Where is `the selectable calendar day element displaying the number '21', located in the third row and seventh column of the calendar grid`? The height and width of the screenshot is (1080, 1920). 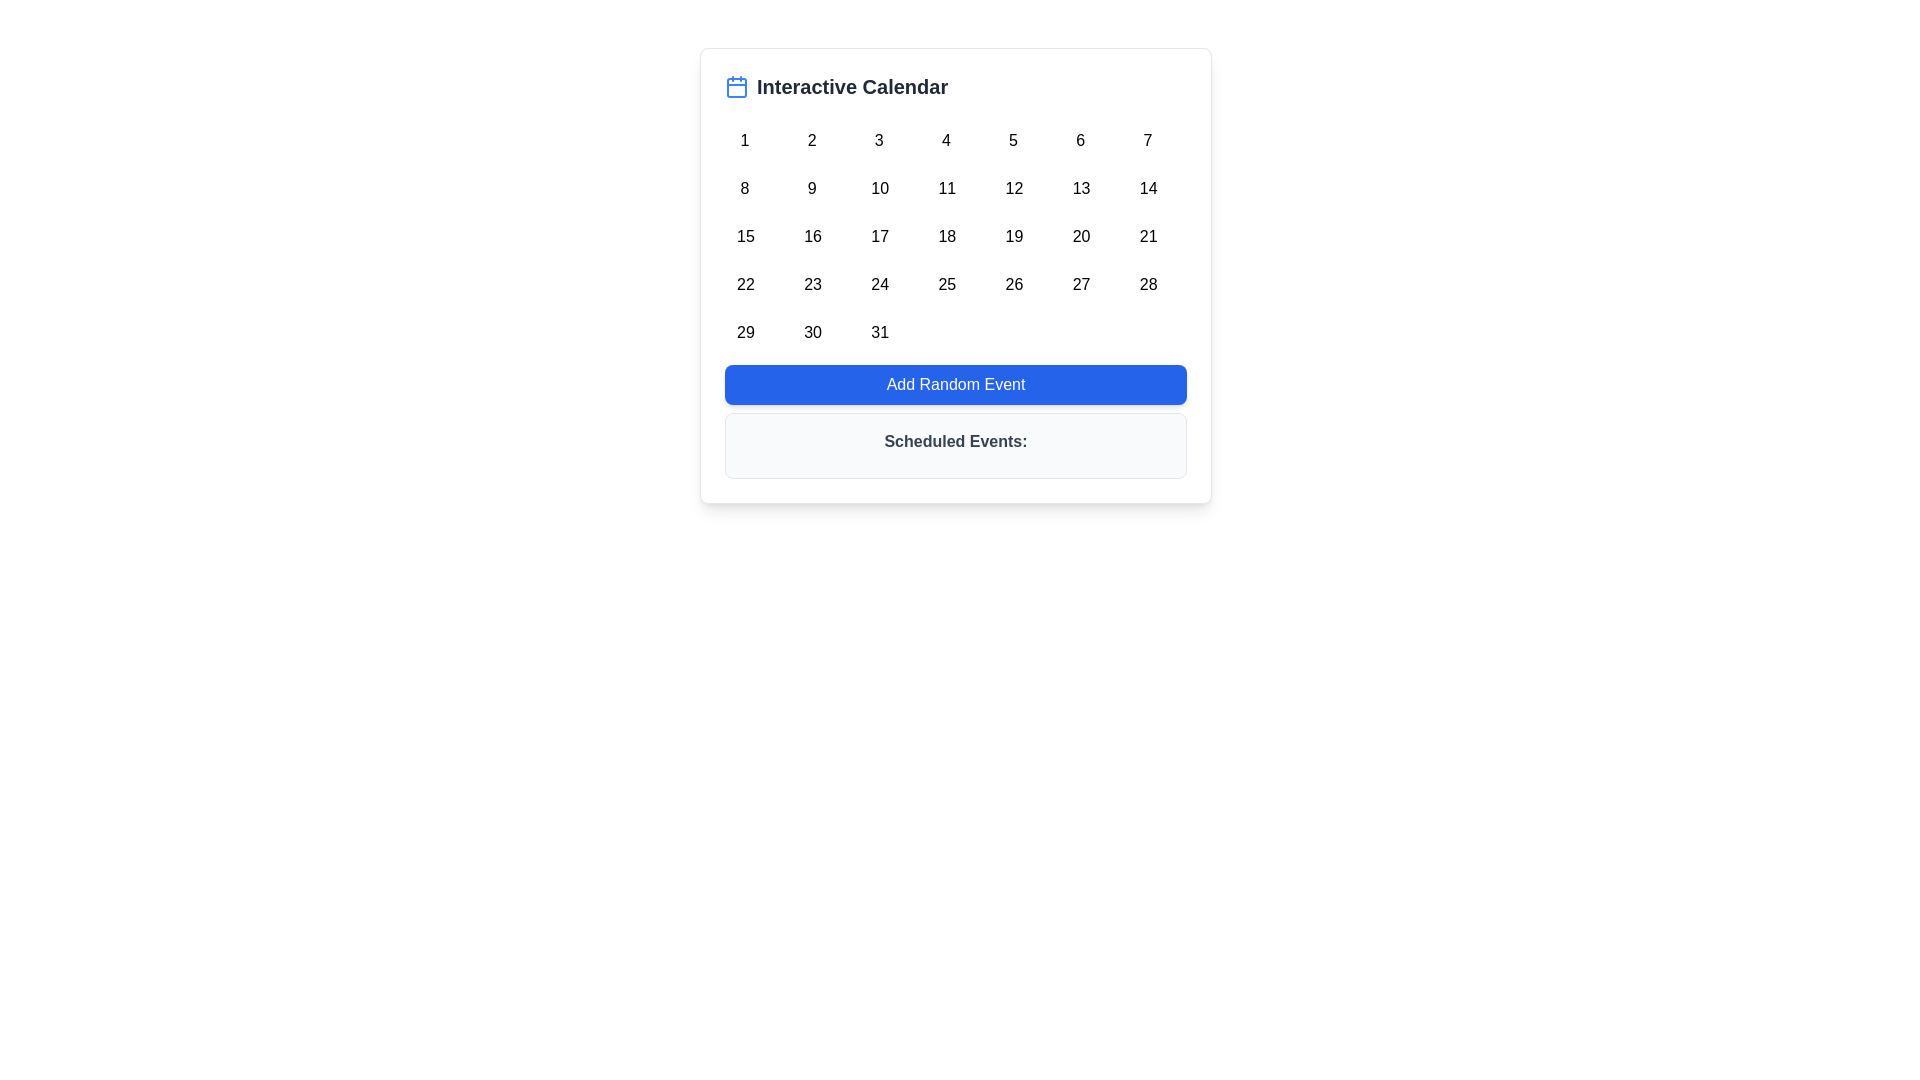 the selectable calendar day element displaying the number '21', located in the third row and seventh column of the calendar grid is located at coordinates (1147, 231).